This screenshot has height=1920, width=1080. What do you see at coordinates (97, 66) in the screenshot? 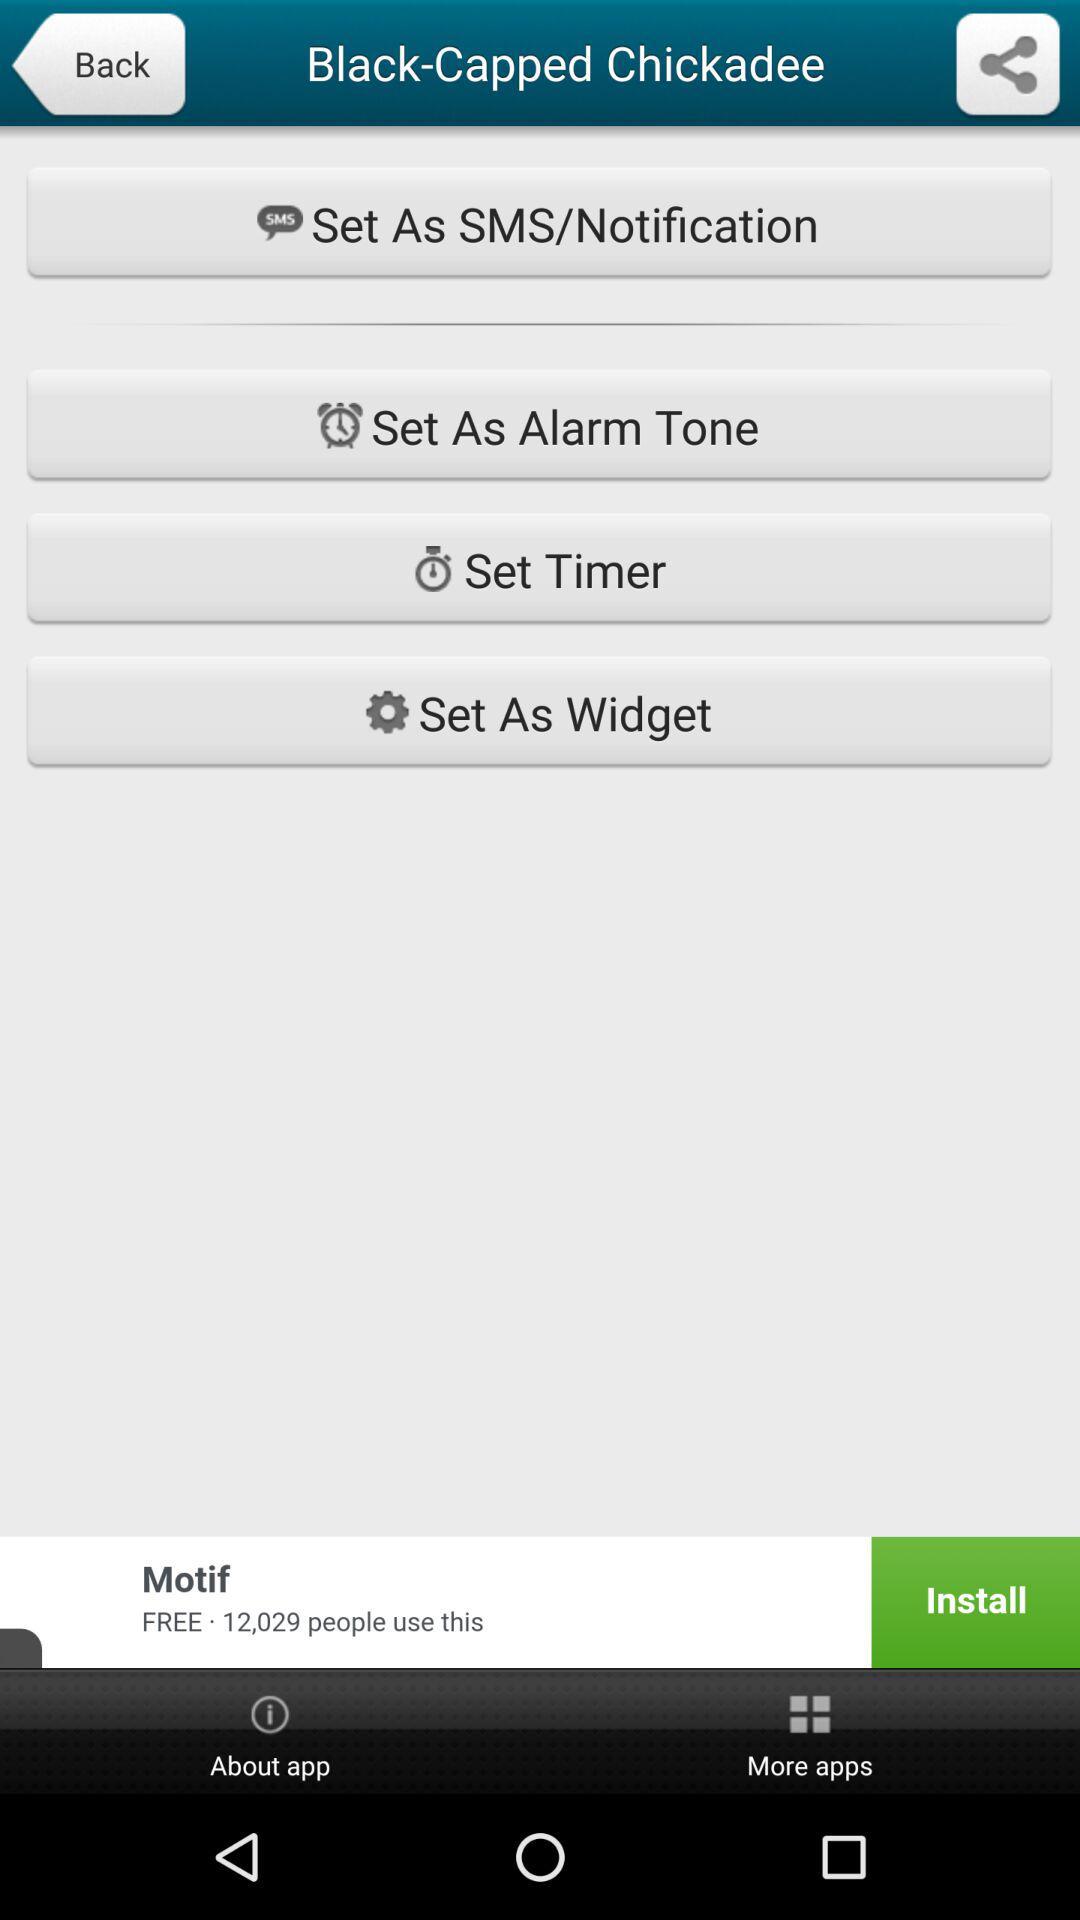
I see `the back item` at bounding box center [97, 66].